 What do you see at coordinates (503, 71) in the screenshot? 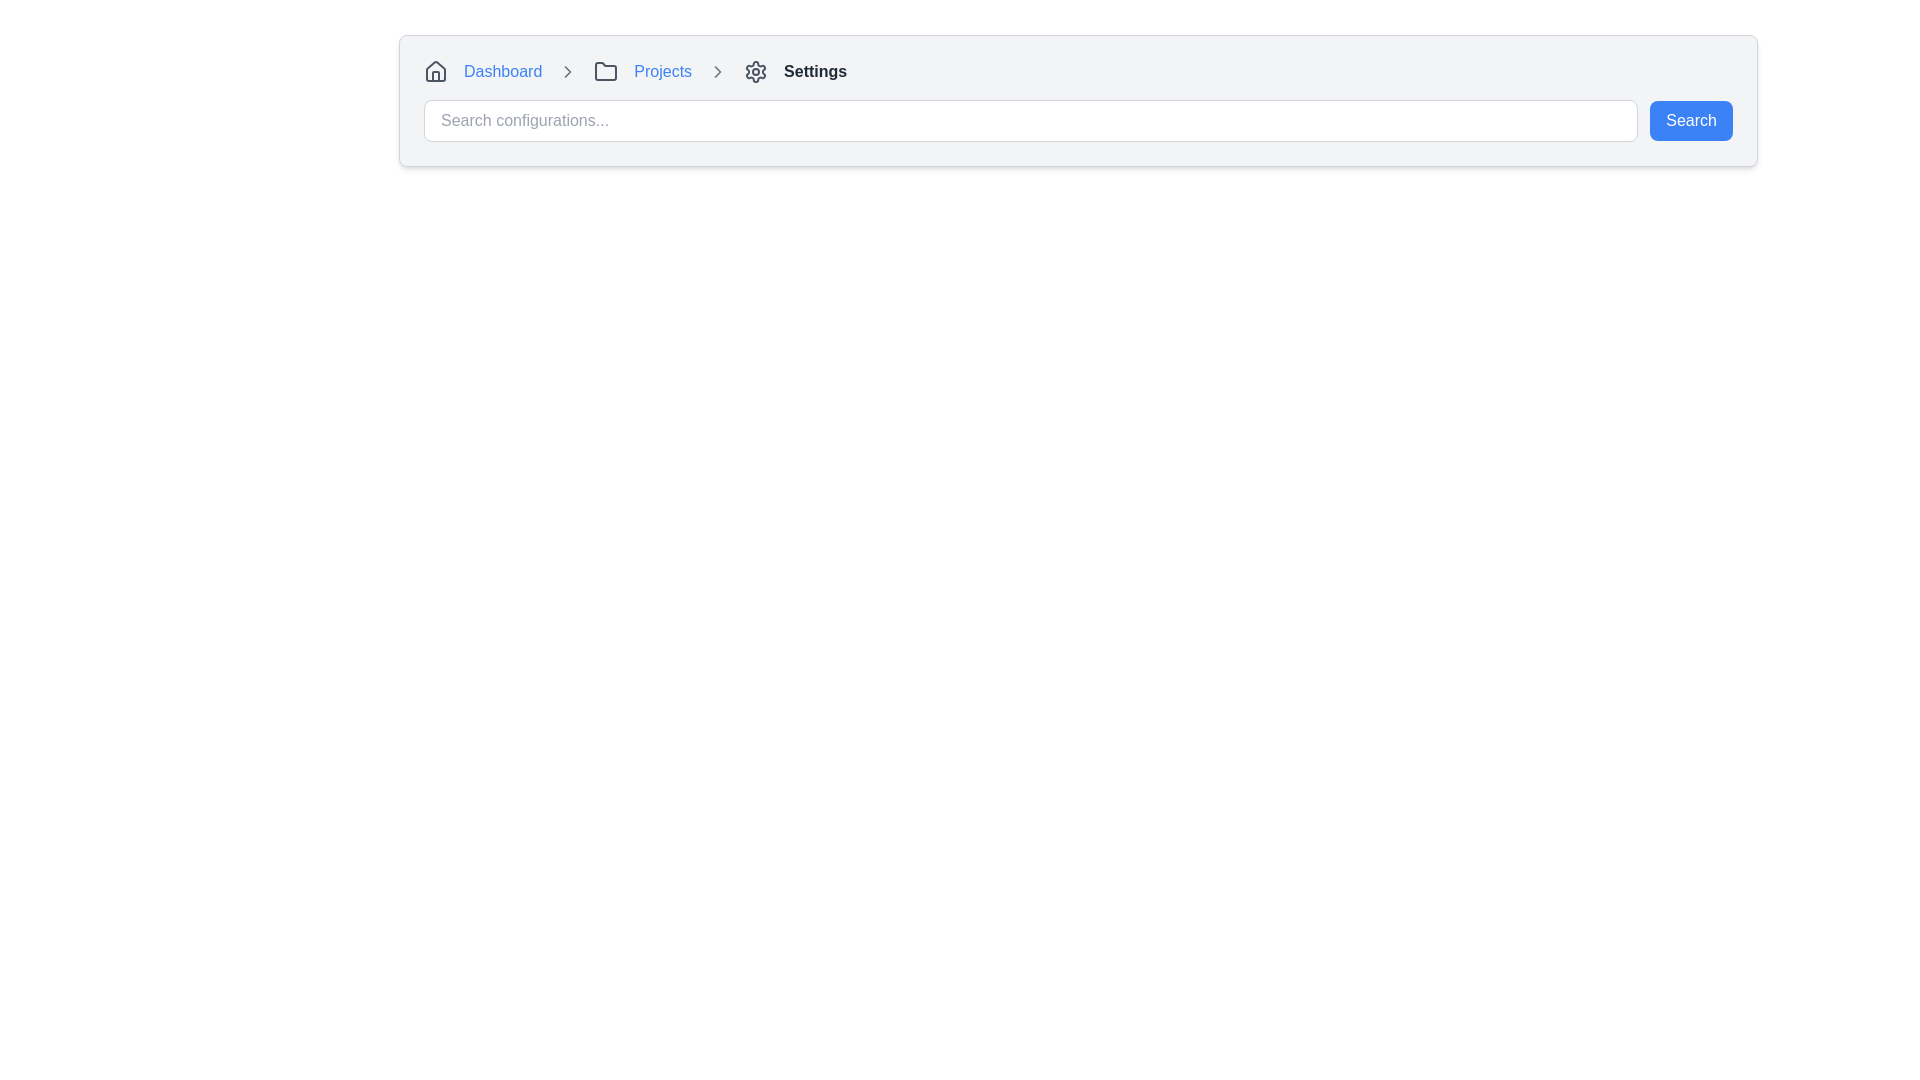
I see `the 'Dashboard' hyperlink in the navigation bar` at bounding box center [503, 71].